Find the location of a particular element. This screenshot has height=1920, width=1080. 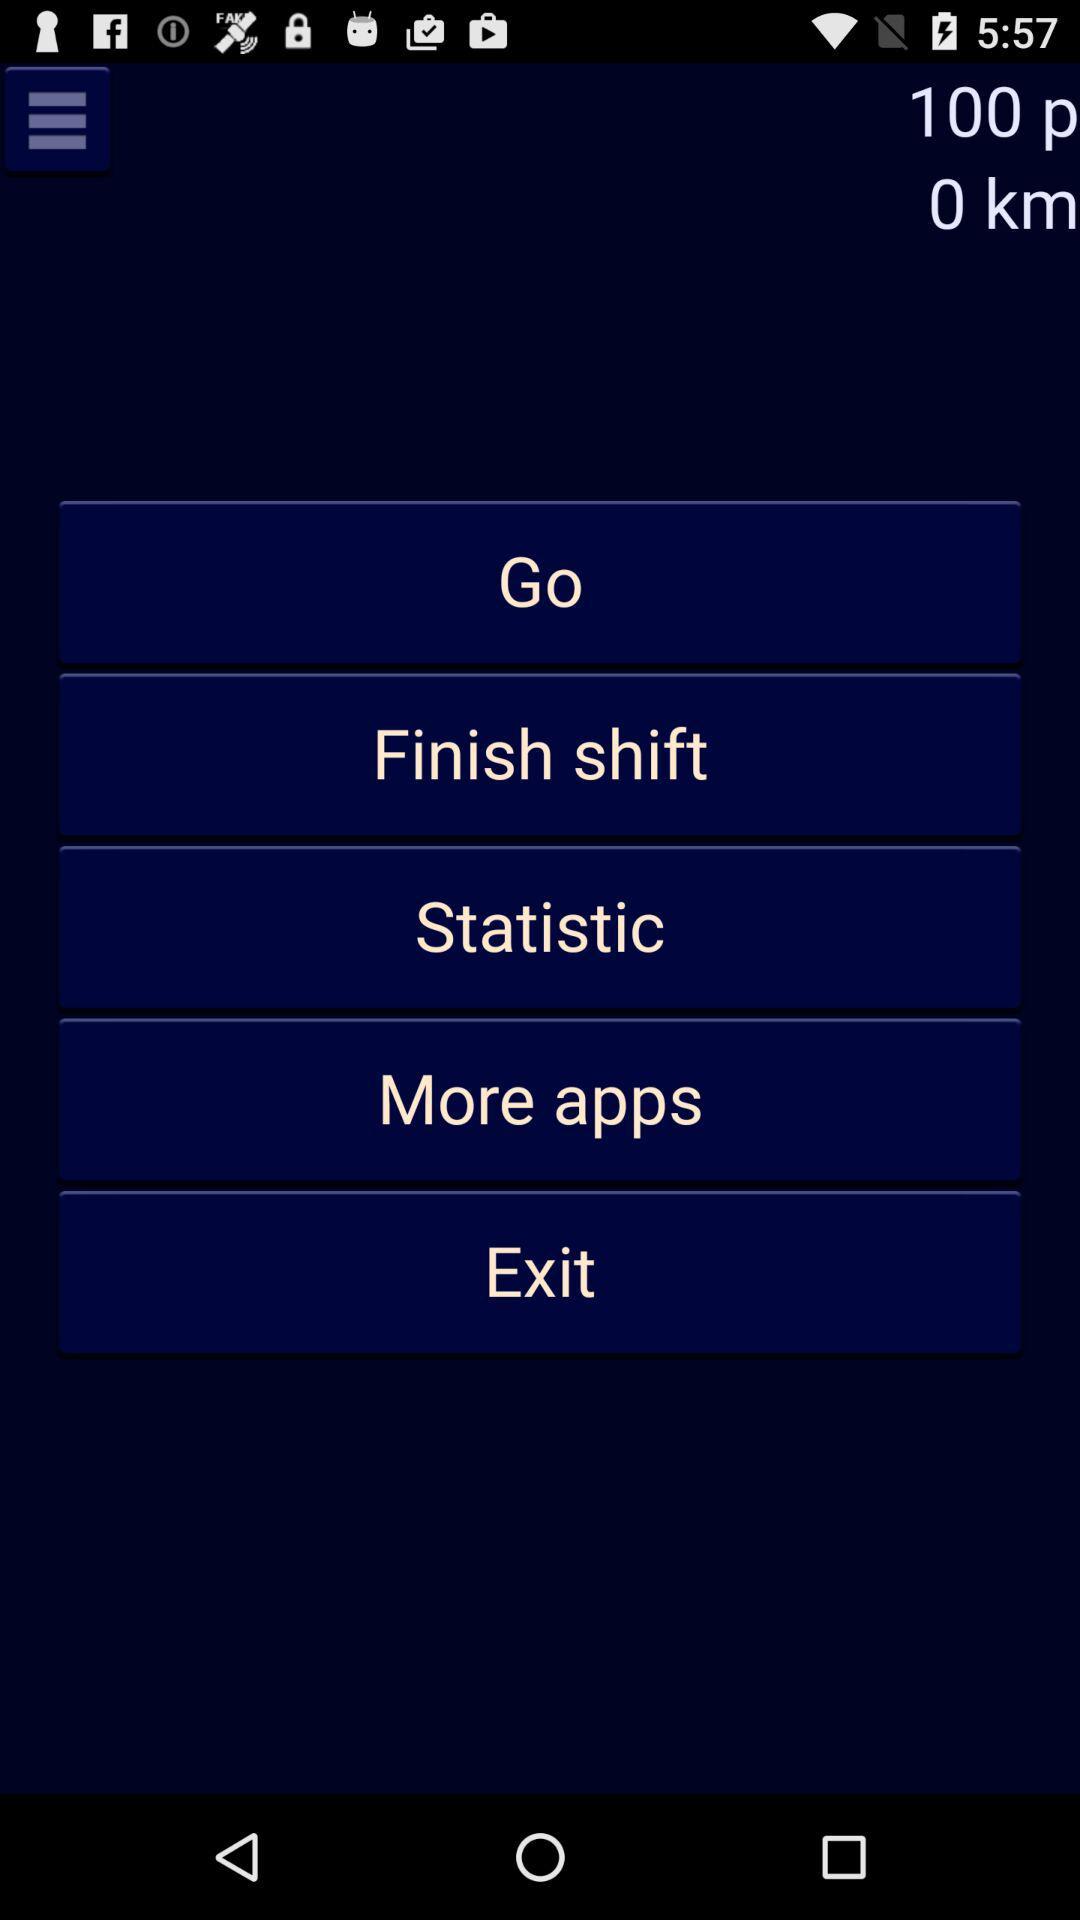

item above exit is located at coordinates (540, 1099).